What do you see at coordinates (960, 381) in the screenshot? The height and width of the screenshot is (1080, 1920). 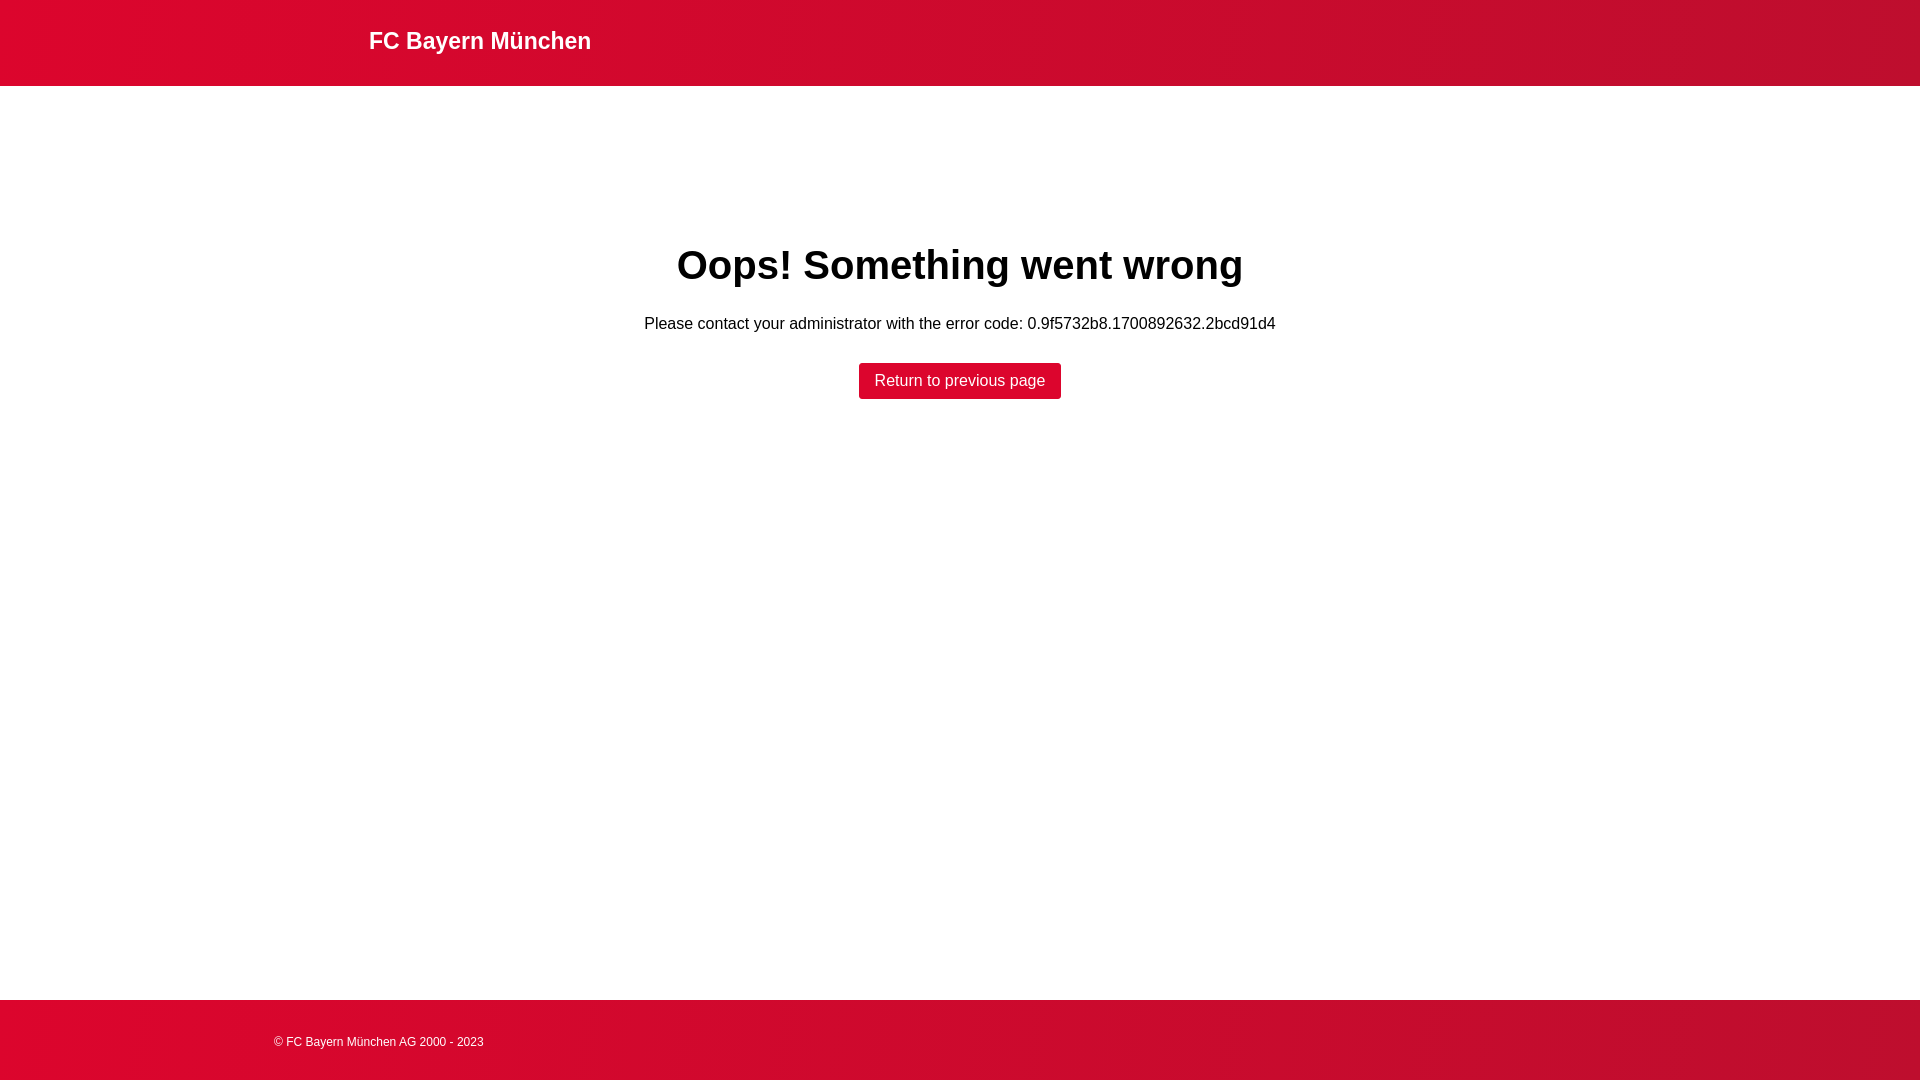 I see `'Return to previous page'` at bounding box center [960, 381].